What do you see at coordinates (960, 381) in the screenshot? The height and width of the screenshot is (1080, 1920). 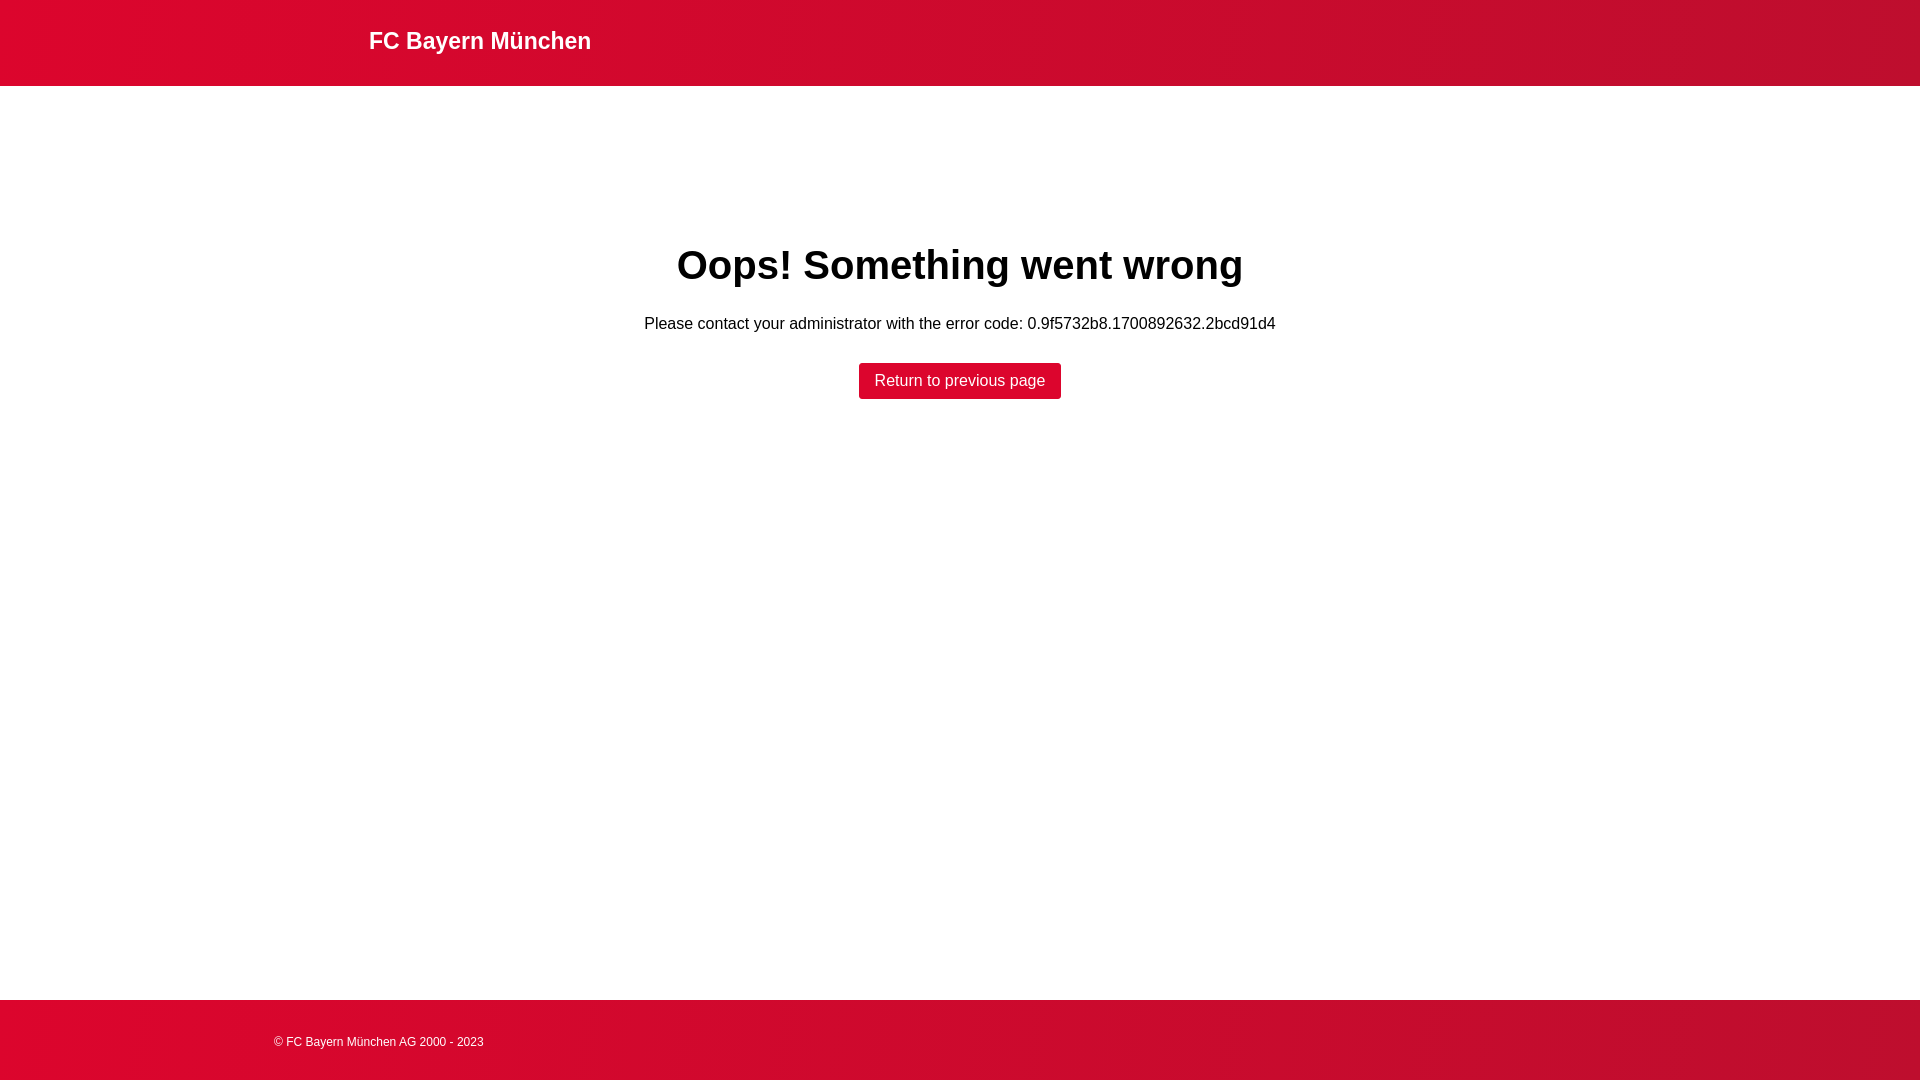 I see `'Return to previous page'` at bounding box center [960, 381].